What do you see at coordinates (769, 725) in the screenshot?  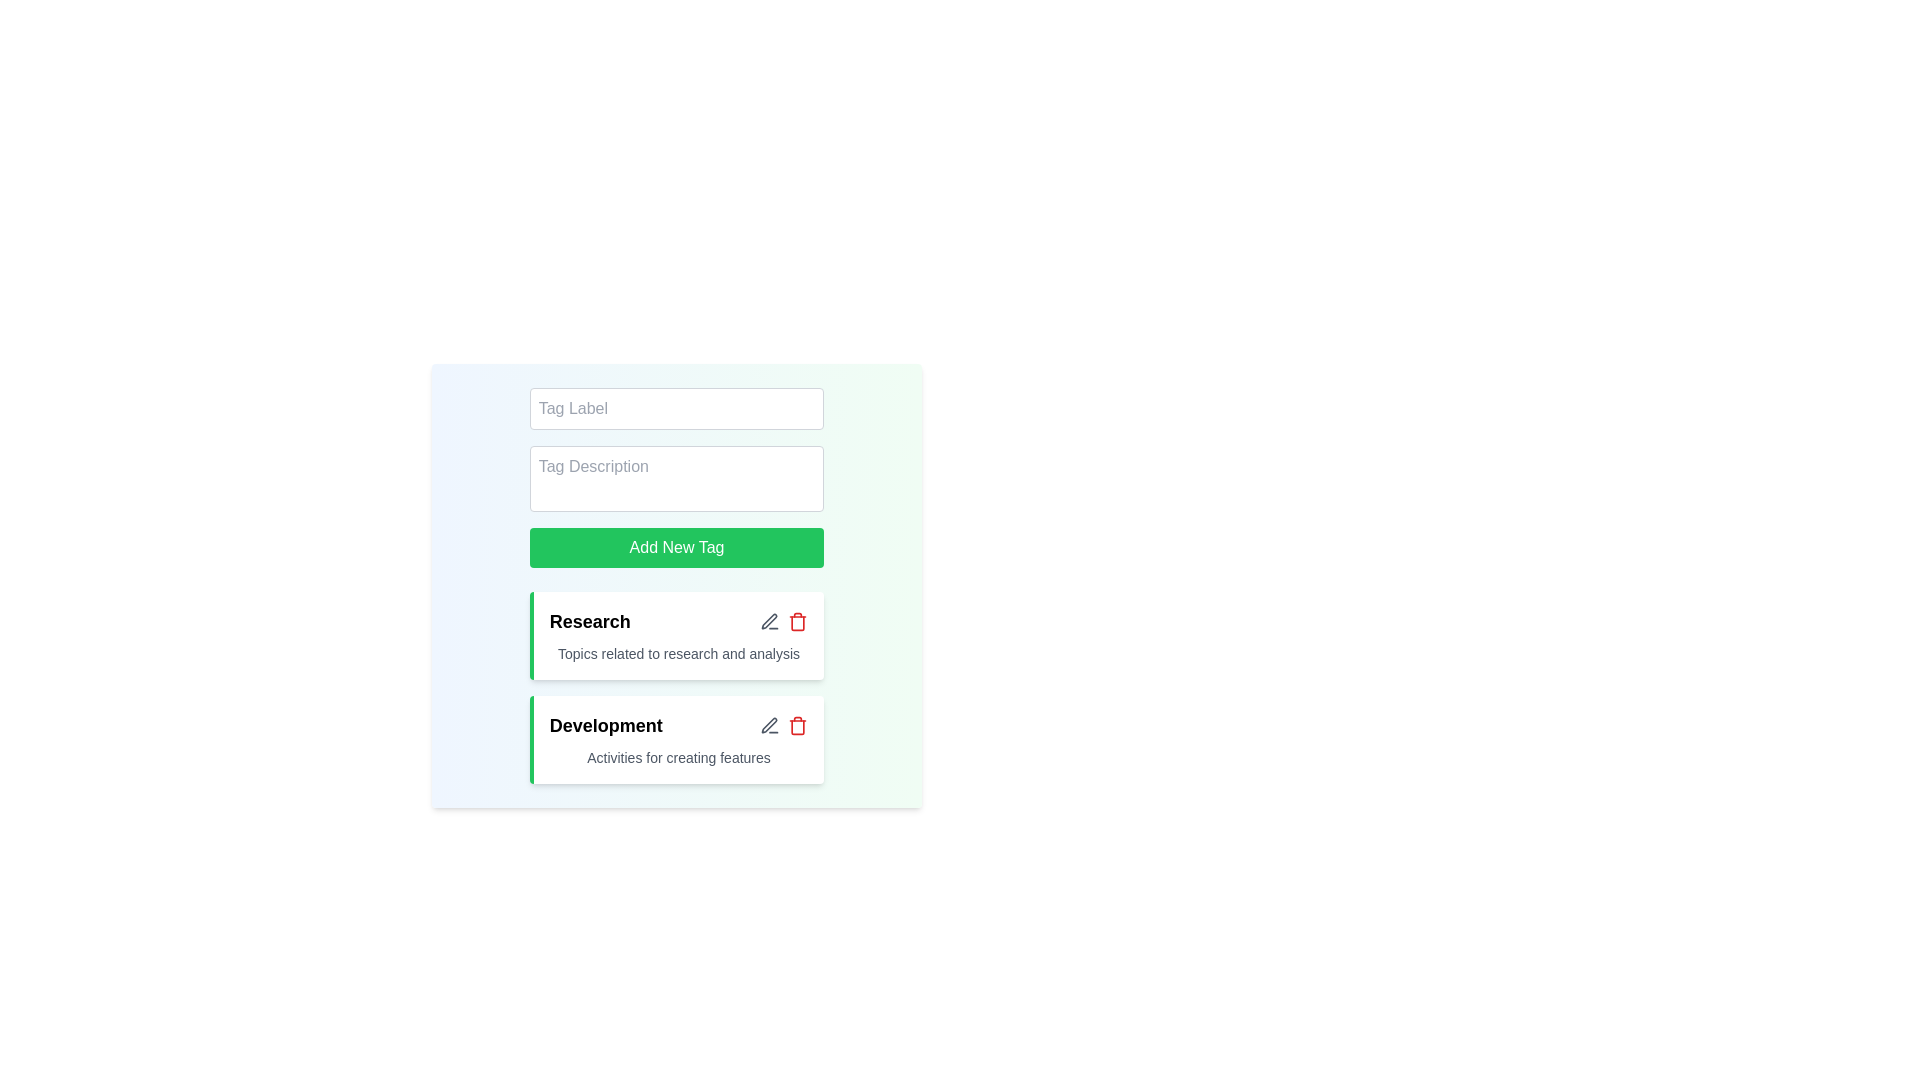 I see `the pen-shaped icon button located at the top-right corner of the 'Development' card to initiate the edit action` at bounding box center [769, 725].